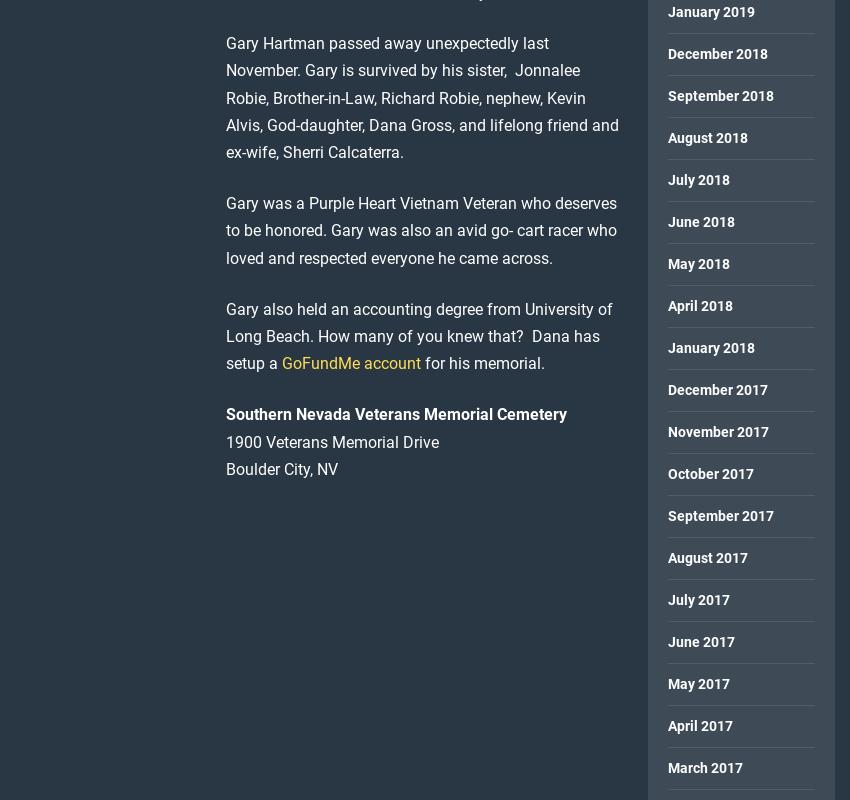 The image size is (850, 800). Describe the element at coordinates (699, 640) in the screenshot. I see `'June 2017'` at that location.